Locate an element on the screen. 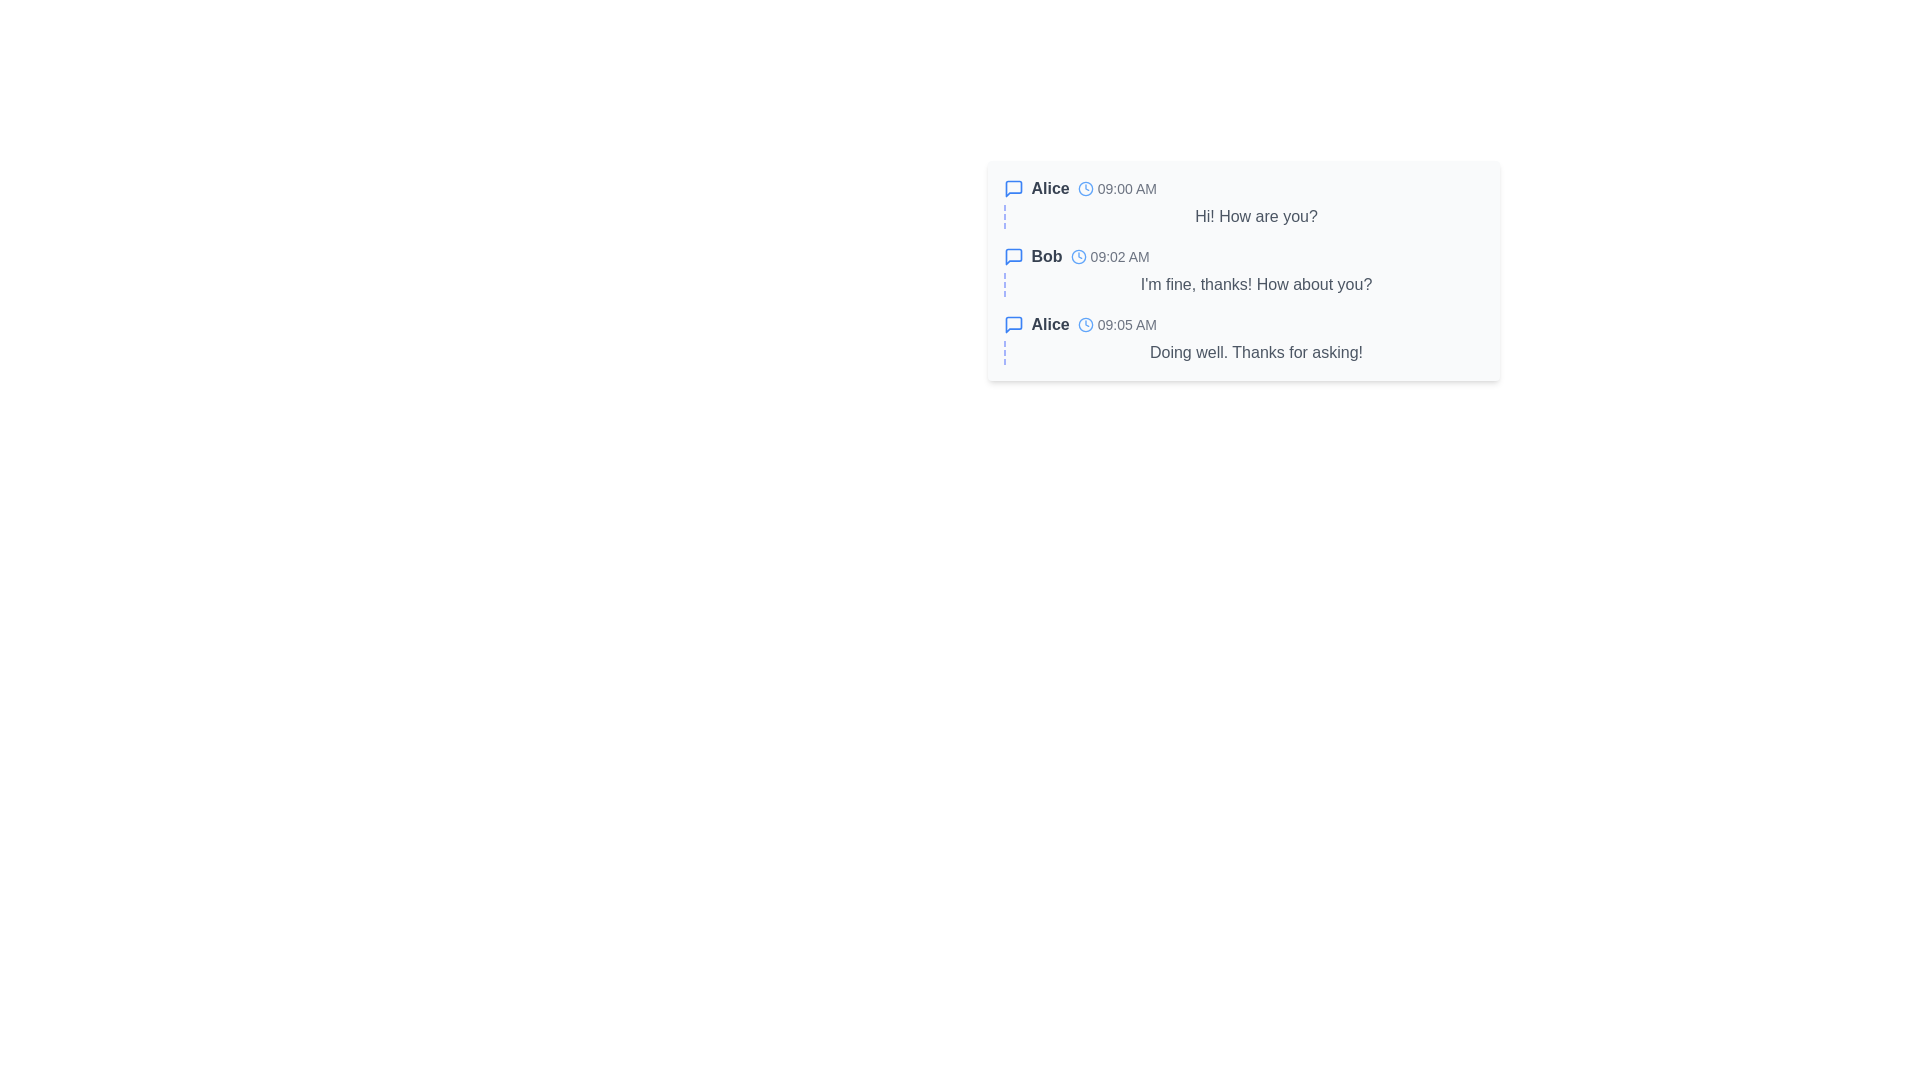 The image size is (1920, 1080). the Circle in Clock Icon, which is part of the timestamp display for a chat message, located to the right of the sender's name and time in the first message of the chat list is located at coordinates (1084, 189).